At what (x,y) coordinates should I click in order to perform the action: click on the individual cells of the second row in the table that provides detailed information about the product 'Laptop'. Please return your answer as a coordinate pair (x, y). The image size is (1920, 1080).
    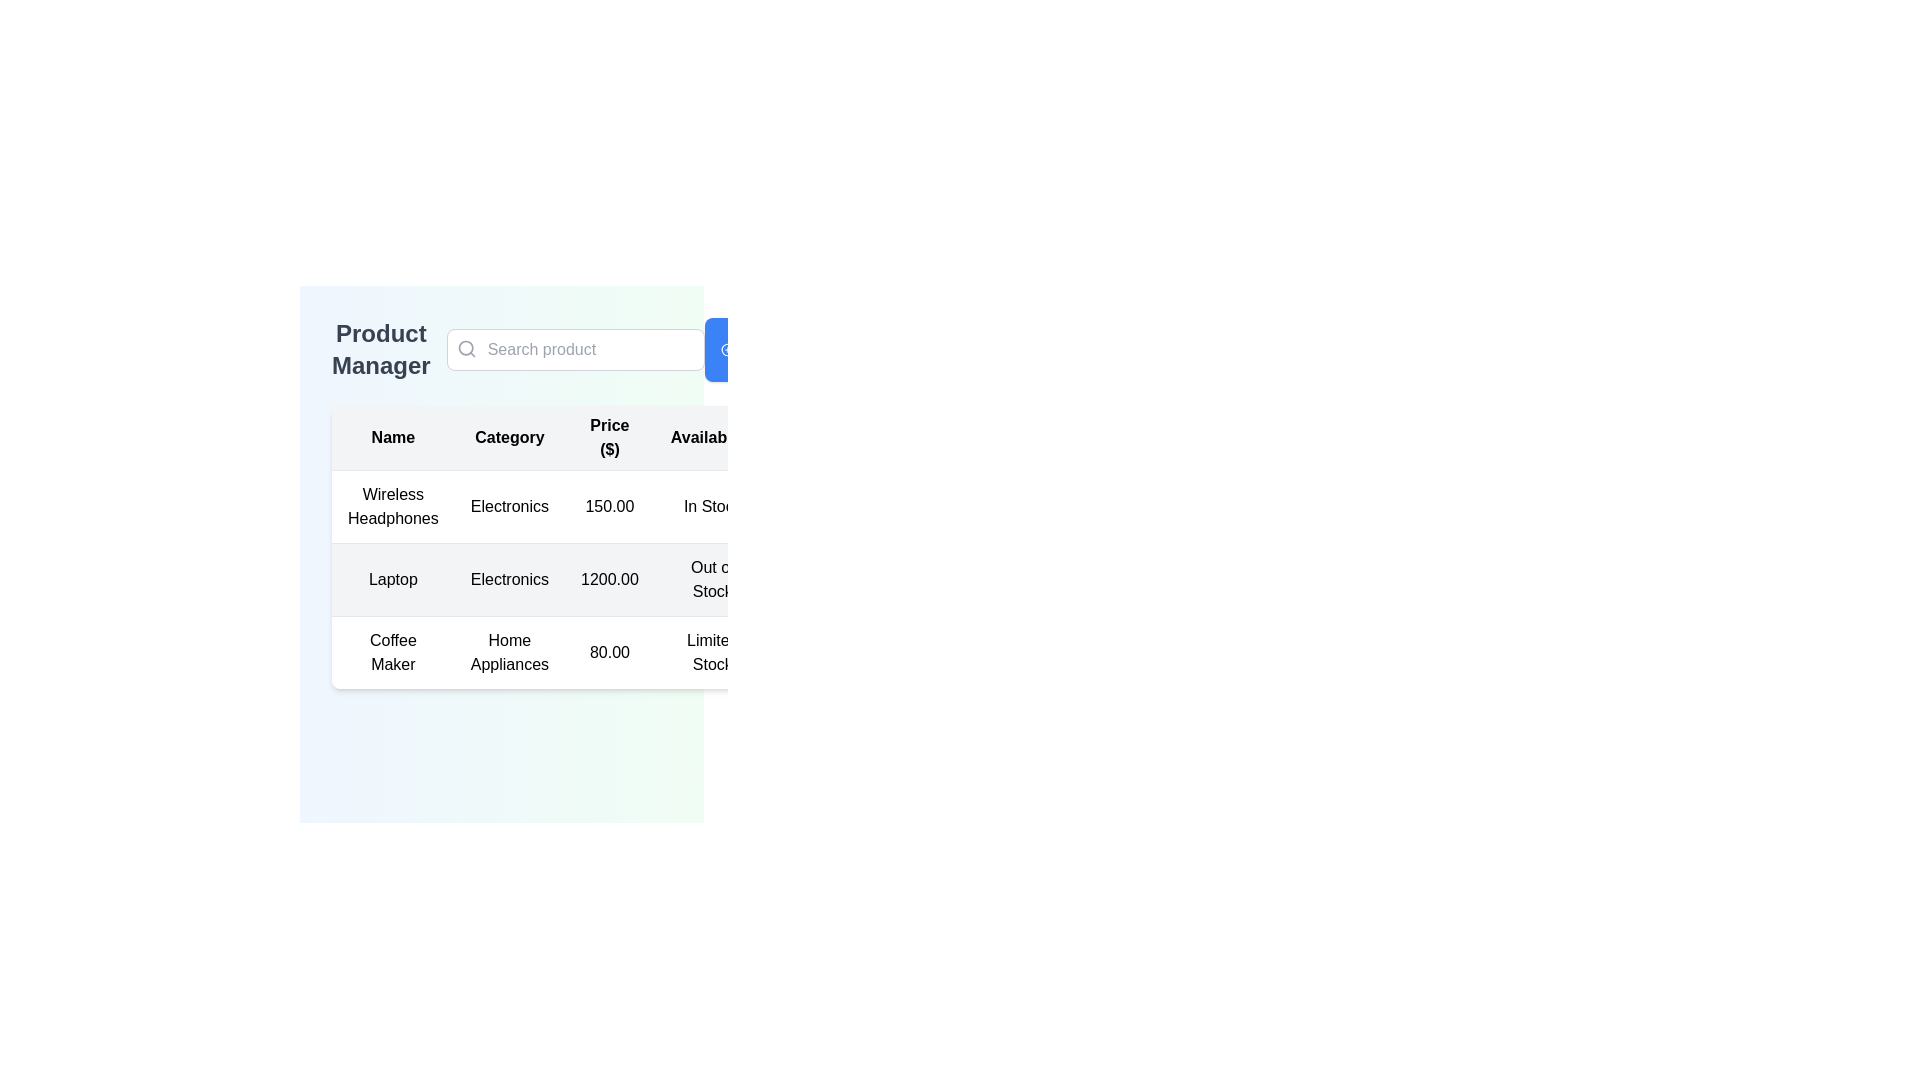
    Looking at the image, I should click on (606, 579).